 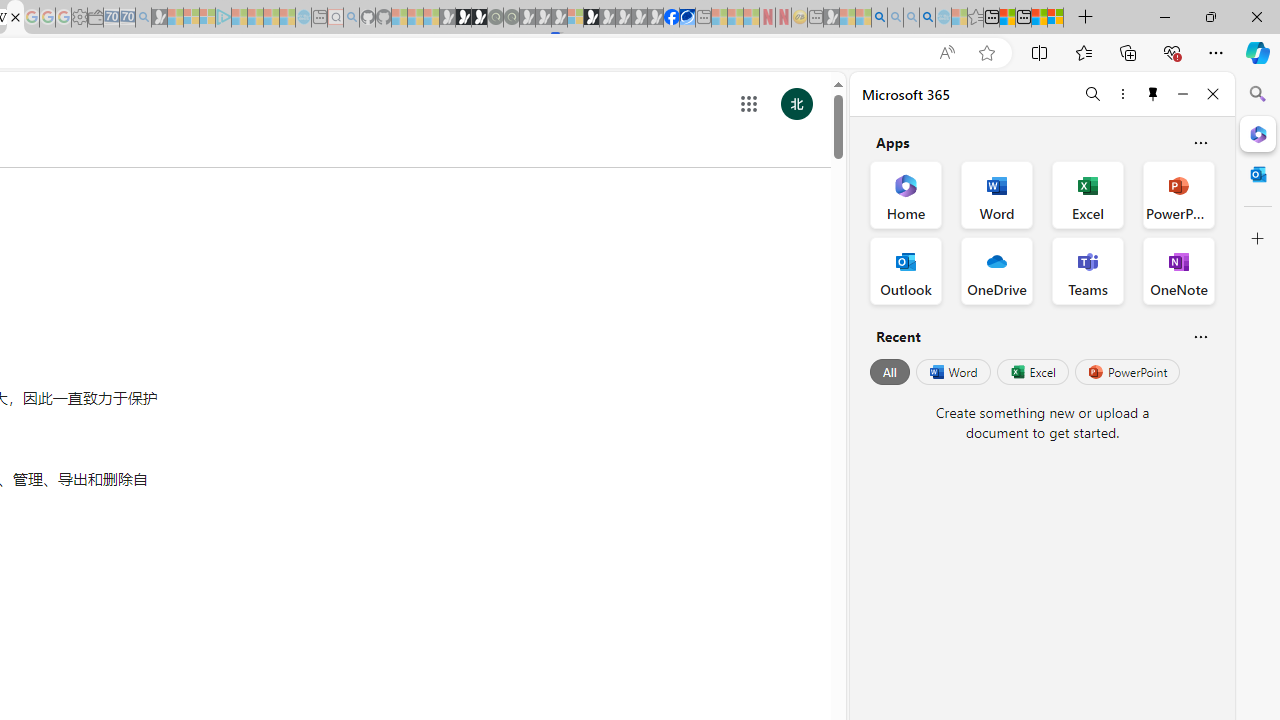 What do you see at coordinates (748, 104) in the screenshot?
I see `'Class: gb_E'` at bounding box center [748, 104].